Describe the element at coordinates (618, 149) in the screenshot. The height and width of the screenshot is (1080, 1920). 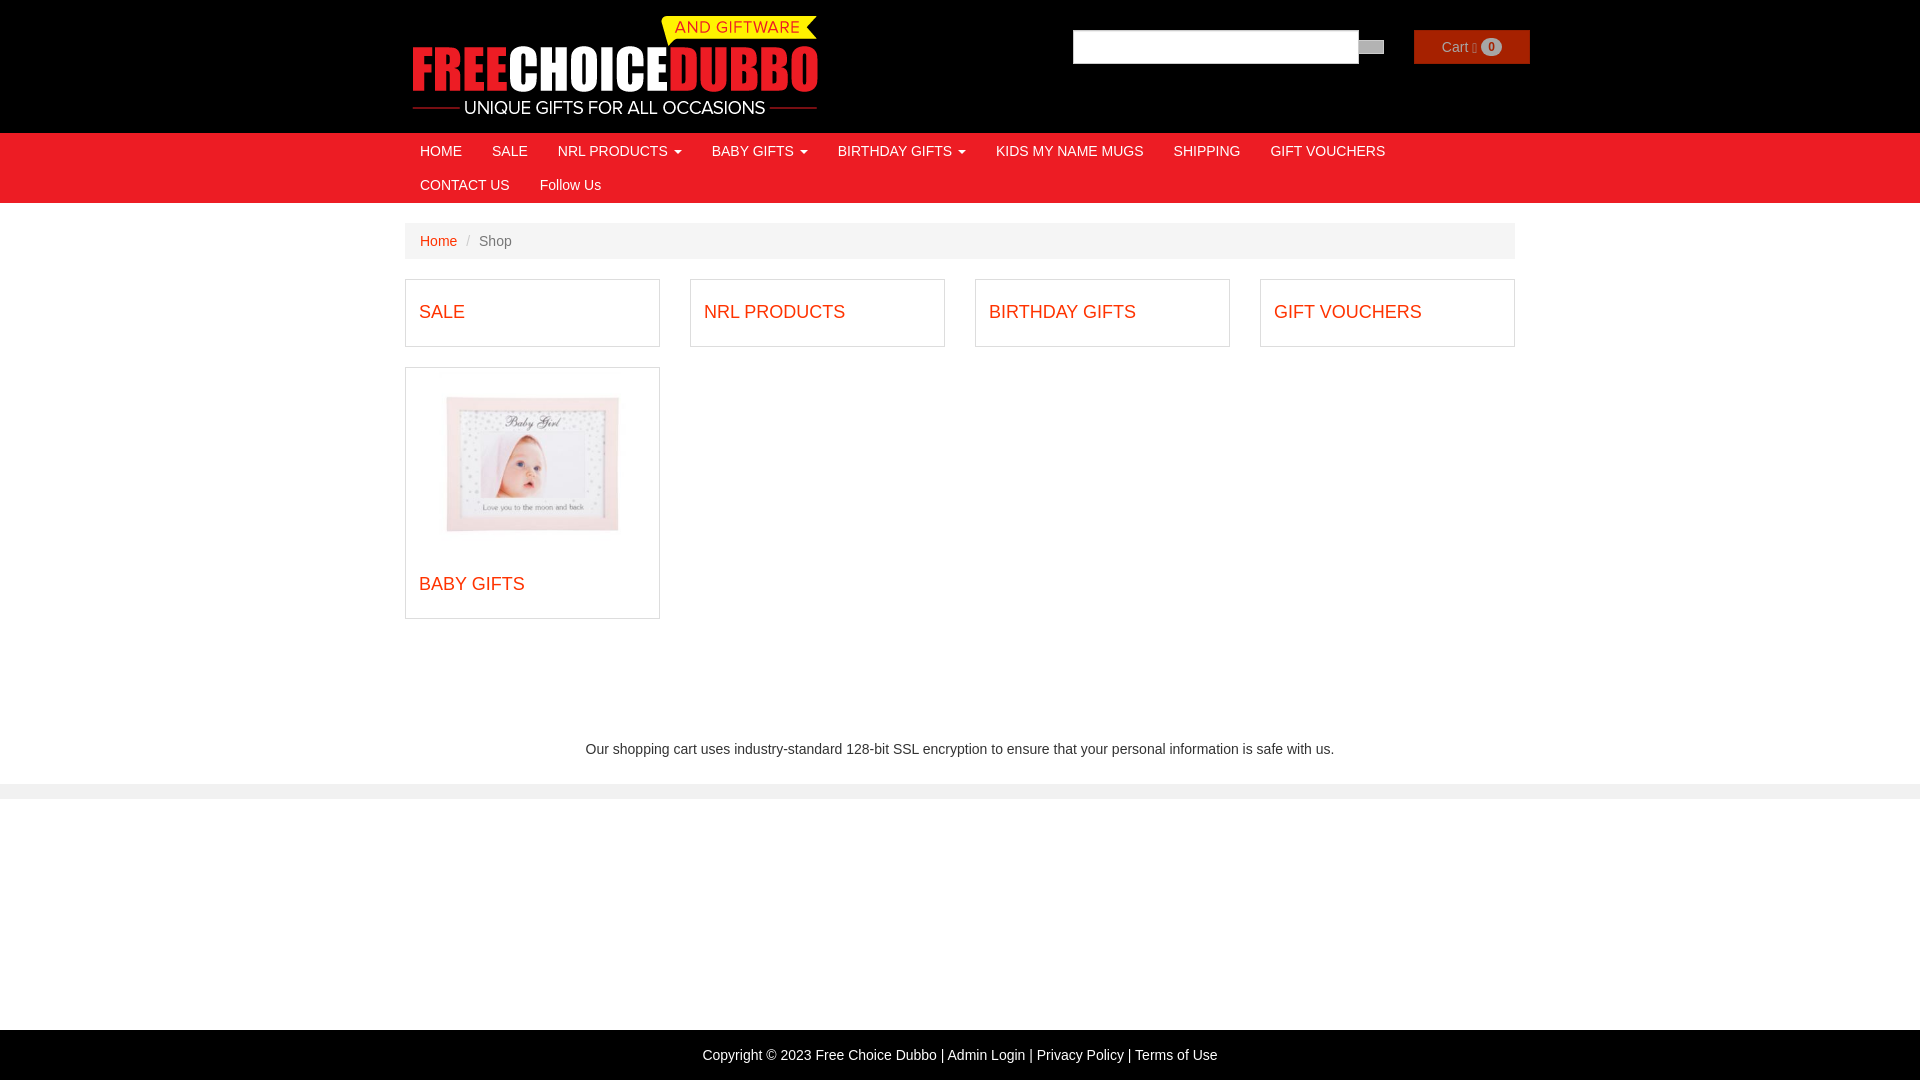
I see `'NRL PRODUCTS'` at that location.